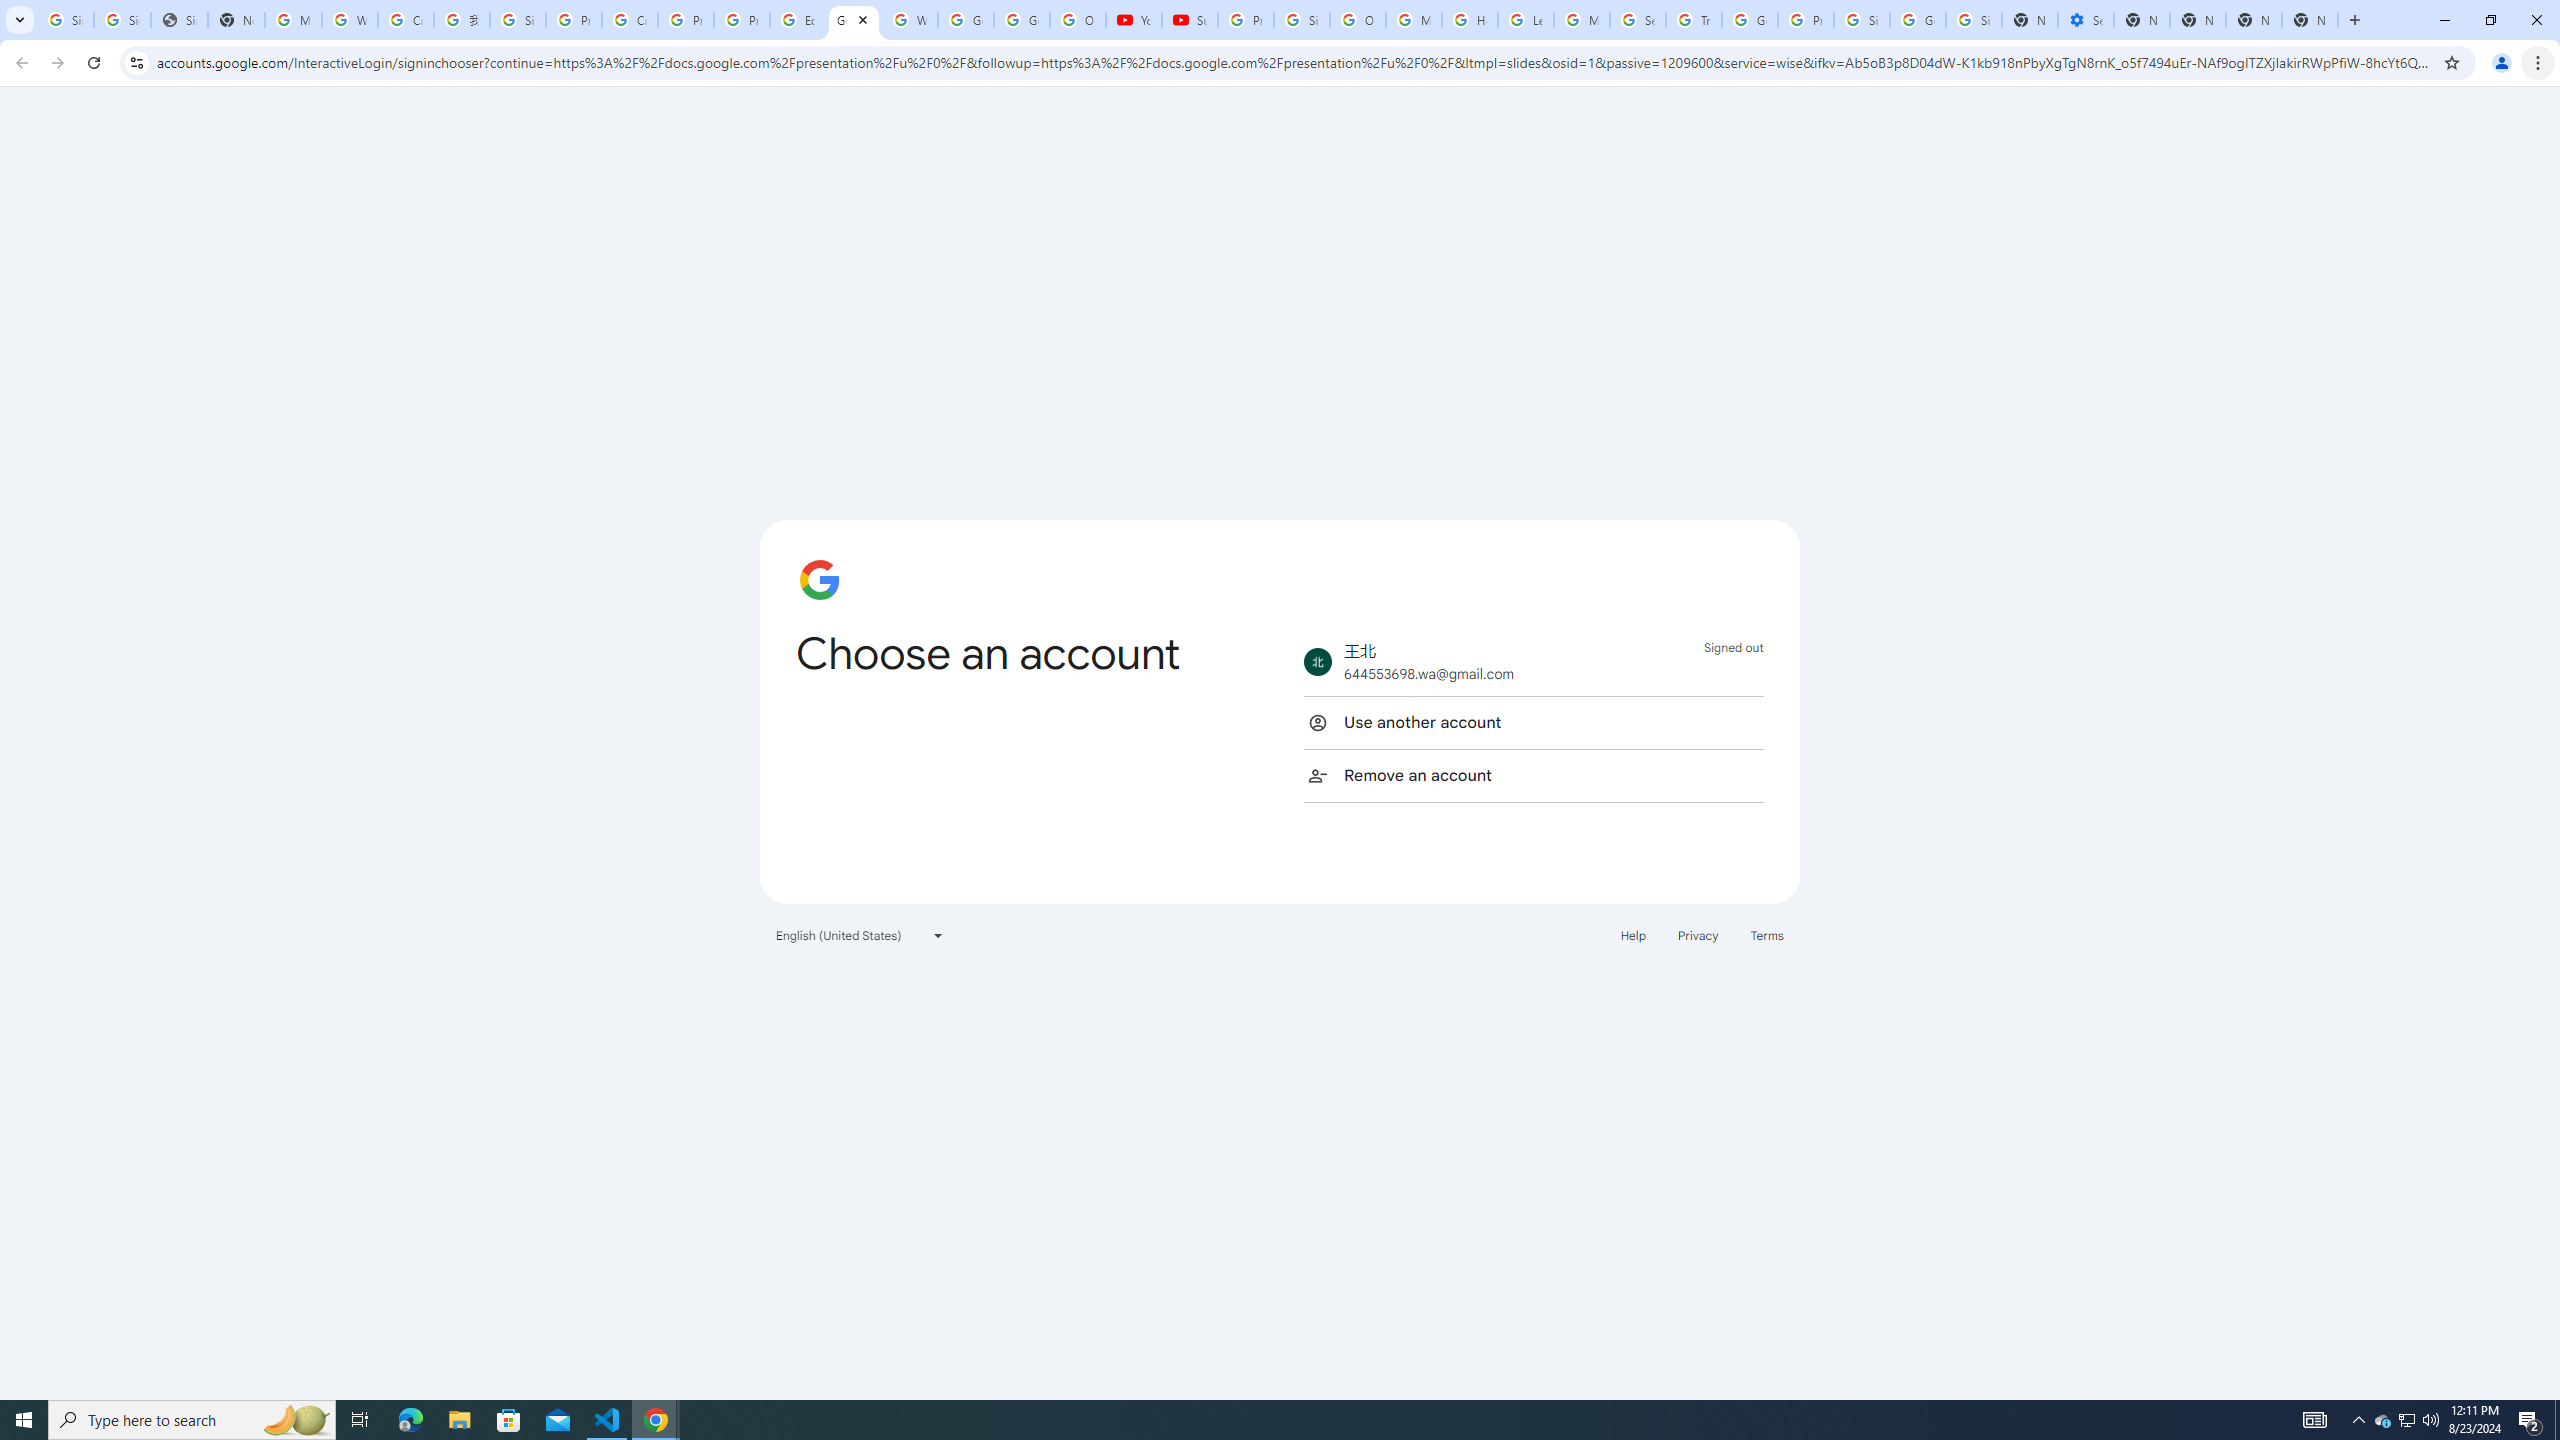  What do you see at coordinates (631, 19) in the screenshot?
I see `'Create your Google Account'` at bounding box center [631, 19].